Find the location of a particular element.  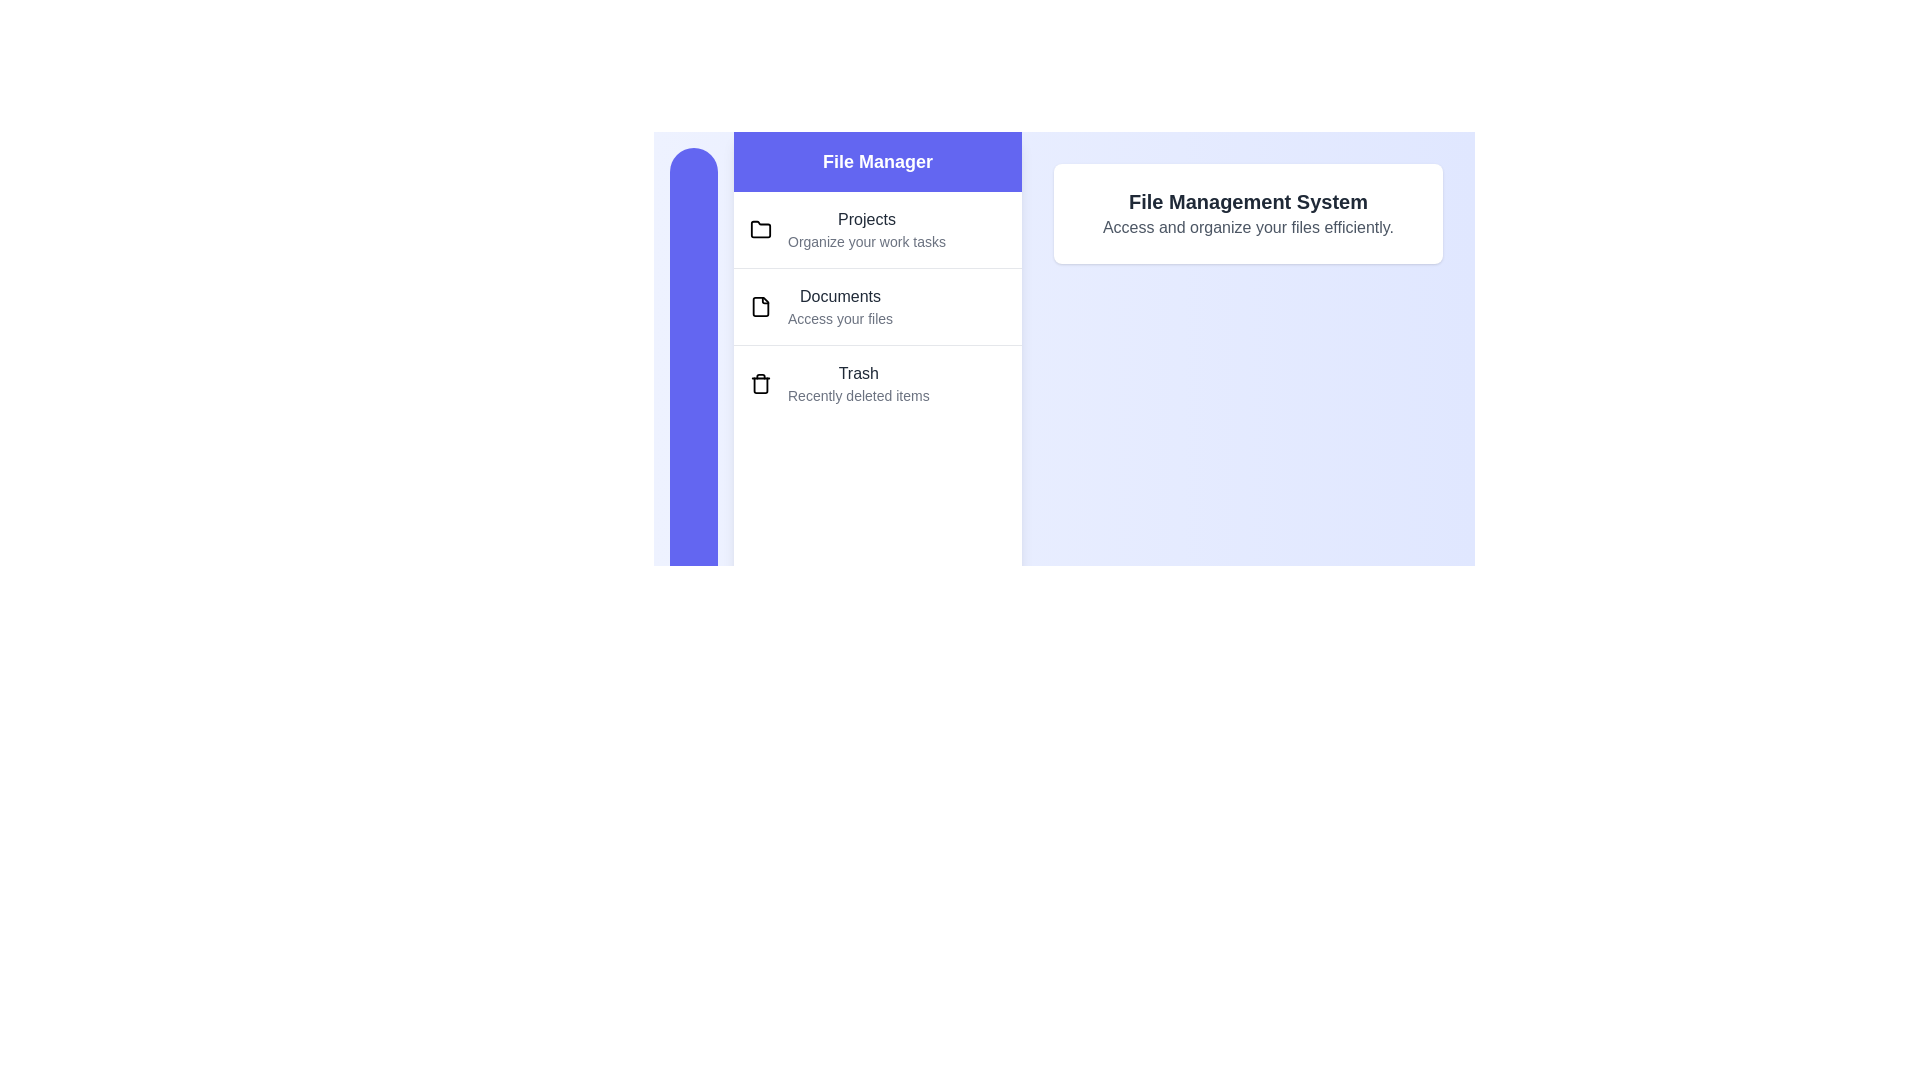

the Trash in the file manager list is located at coordinates (878, 383).